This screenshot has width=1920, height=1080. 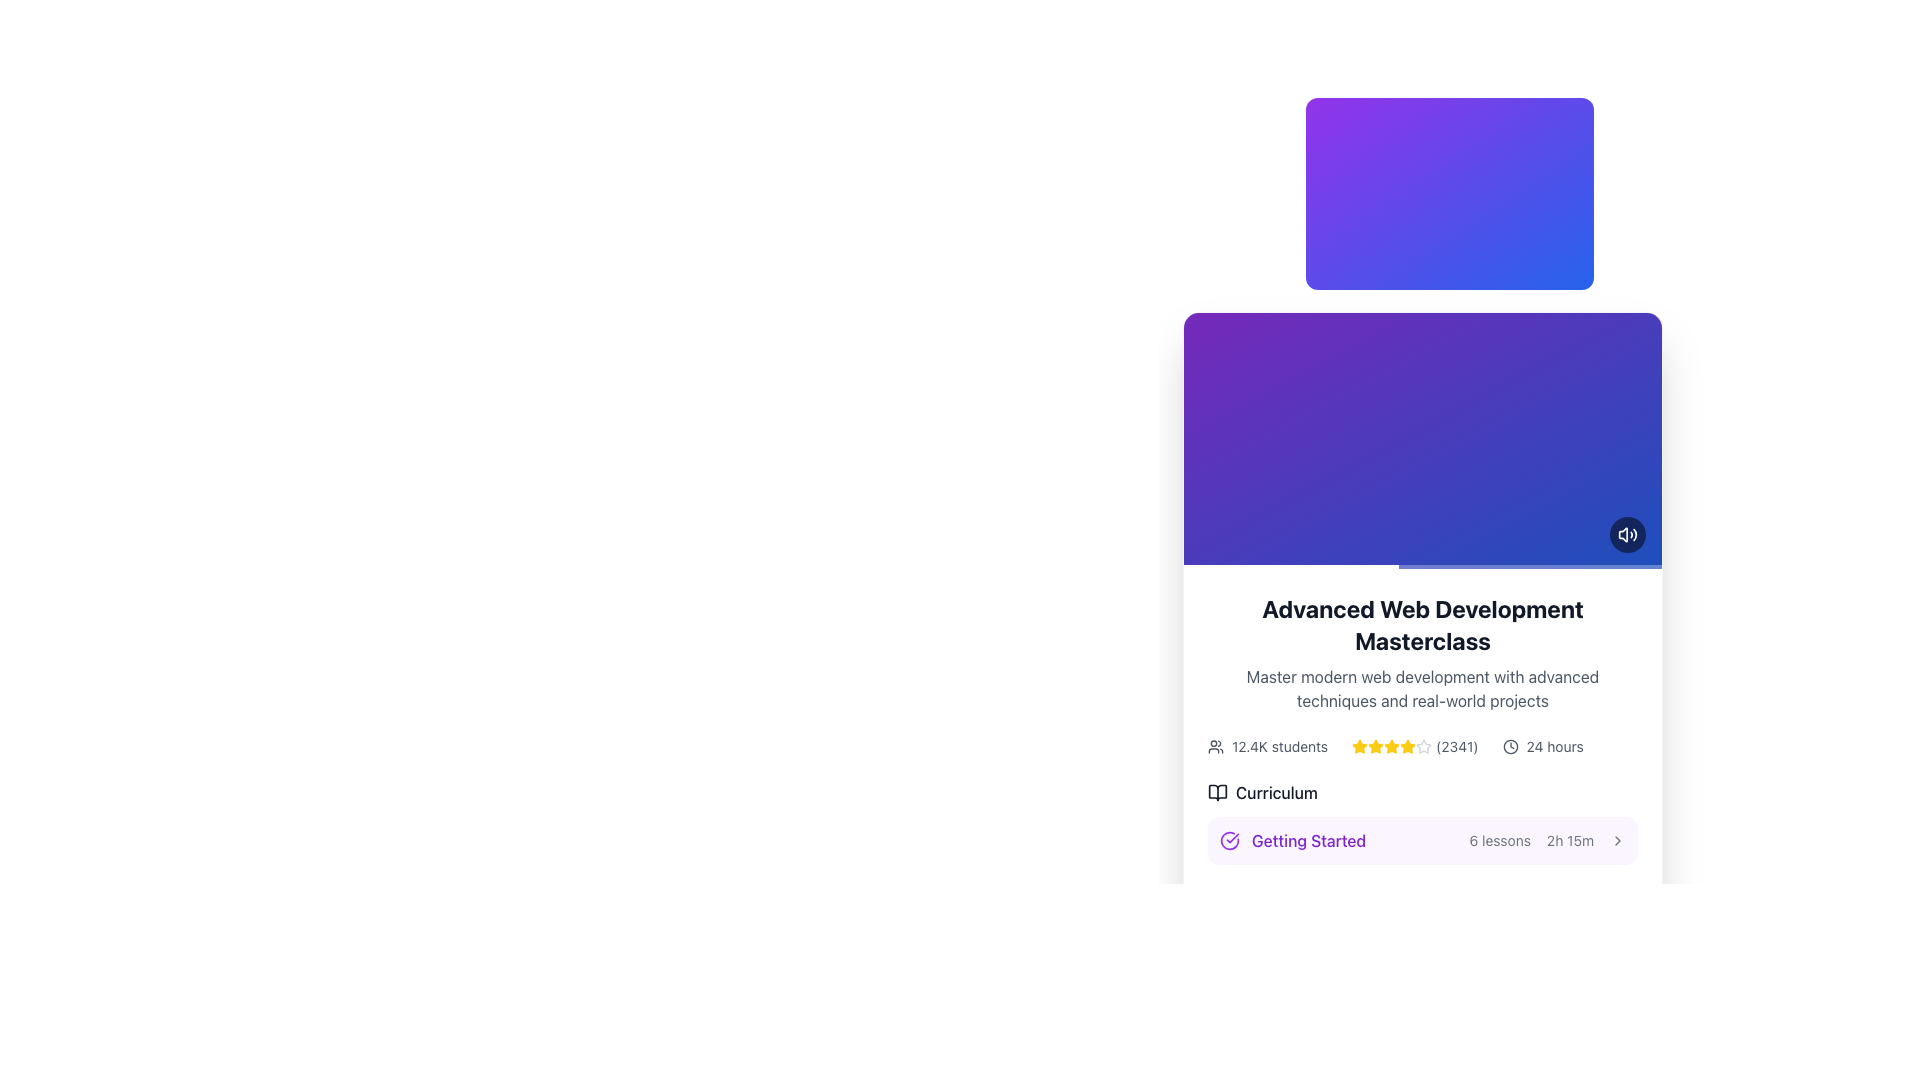 What do you see at coordinates (1457, 747) in the screenshot?
I see `the Text Display that shows a number in parentheses, styled in gray, located to the right of the yellow star ratings for the item on the card` at bounding box center [1457, 747].